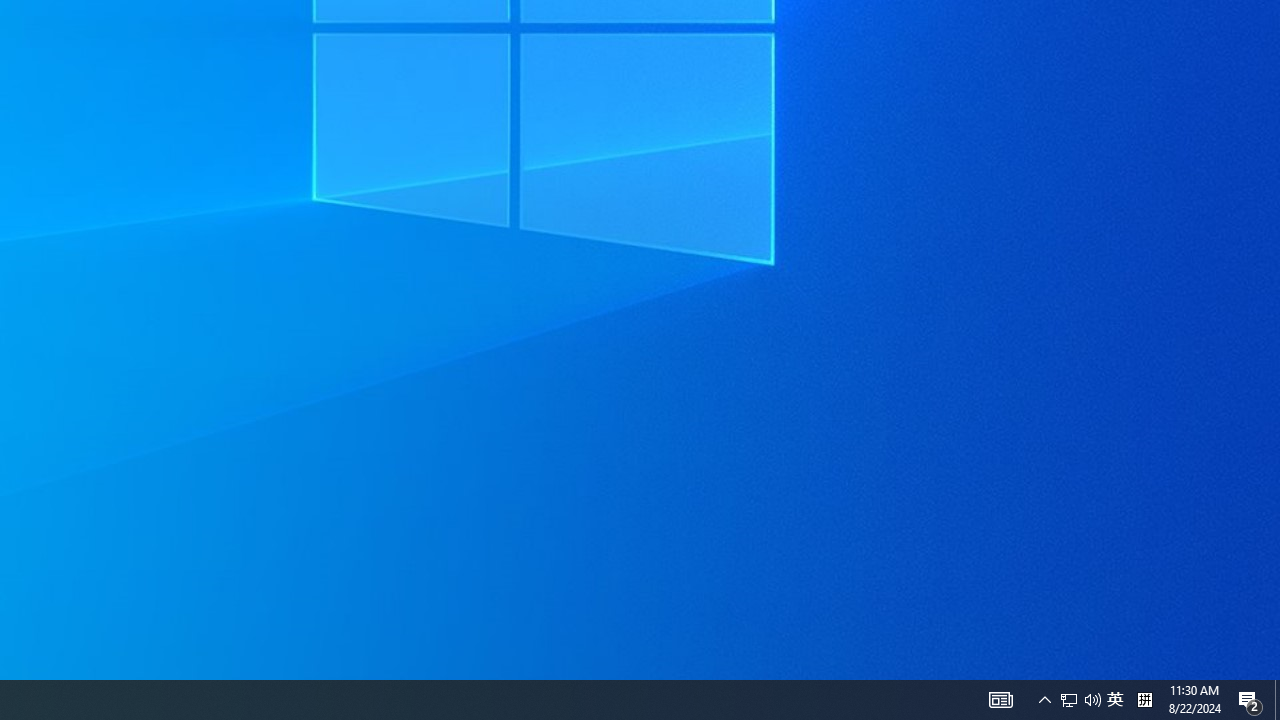 The height and width of the screenshot is (720, 1280). What do you see at coordinates (1000, 698) in the screenshot?
I see `'AutomationID: 4105'` at bounding box center [1000, 698].